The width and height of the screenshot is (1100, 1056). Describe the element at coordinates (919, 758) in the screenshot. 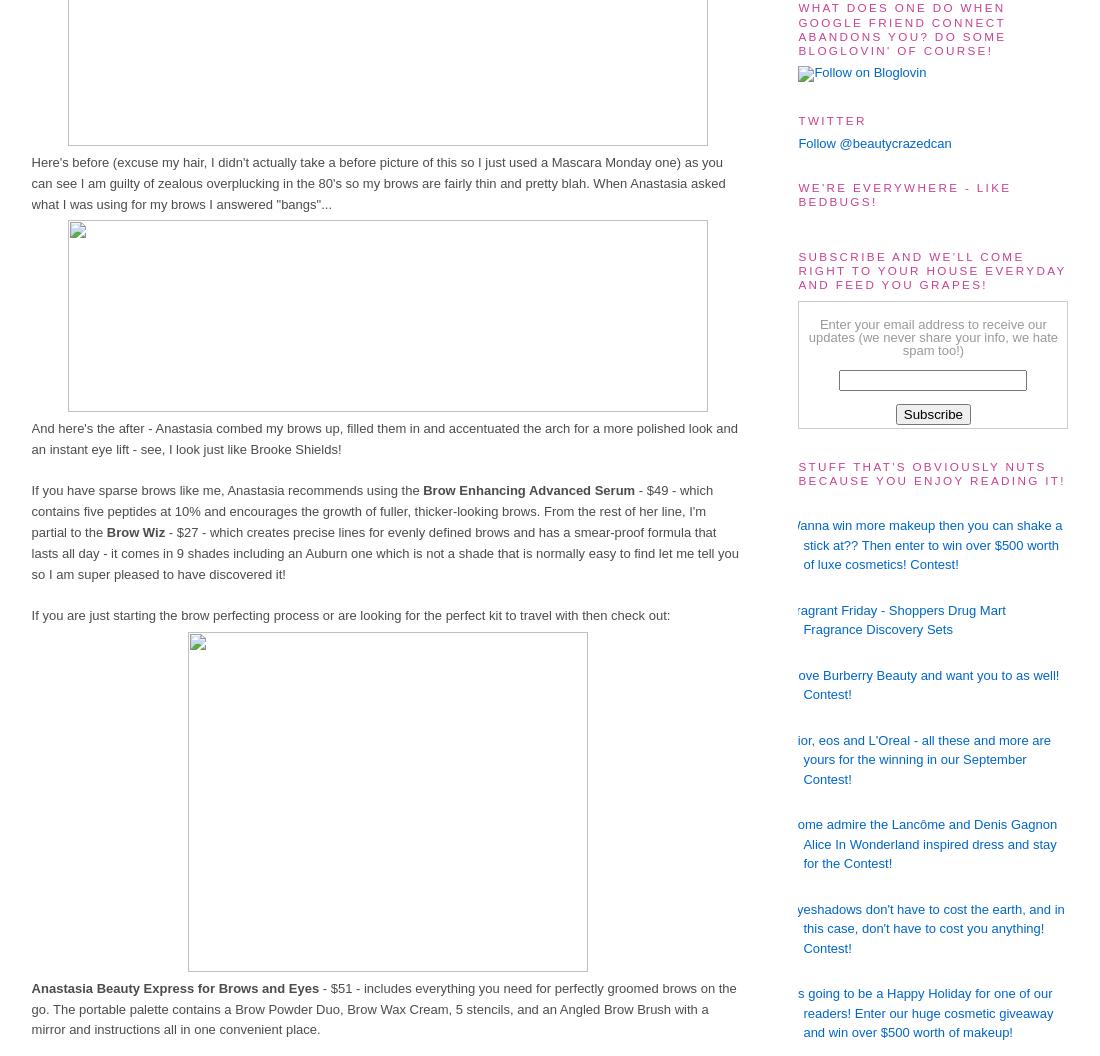

I see `'Dior, eos and L'Oreal - all these and more are yours for the winning in our September Contest!'` at that location.